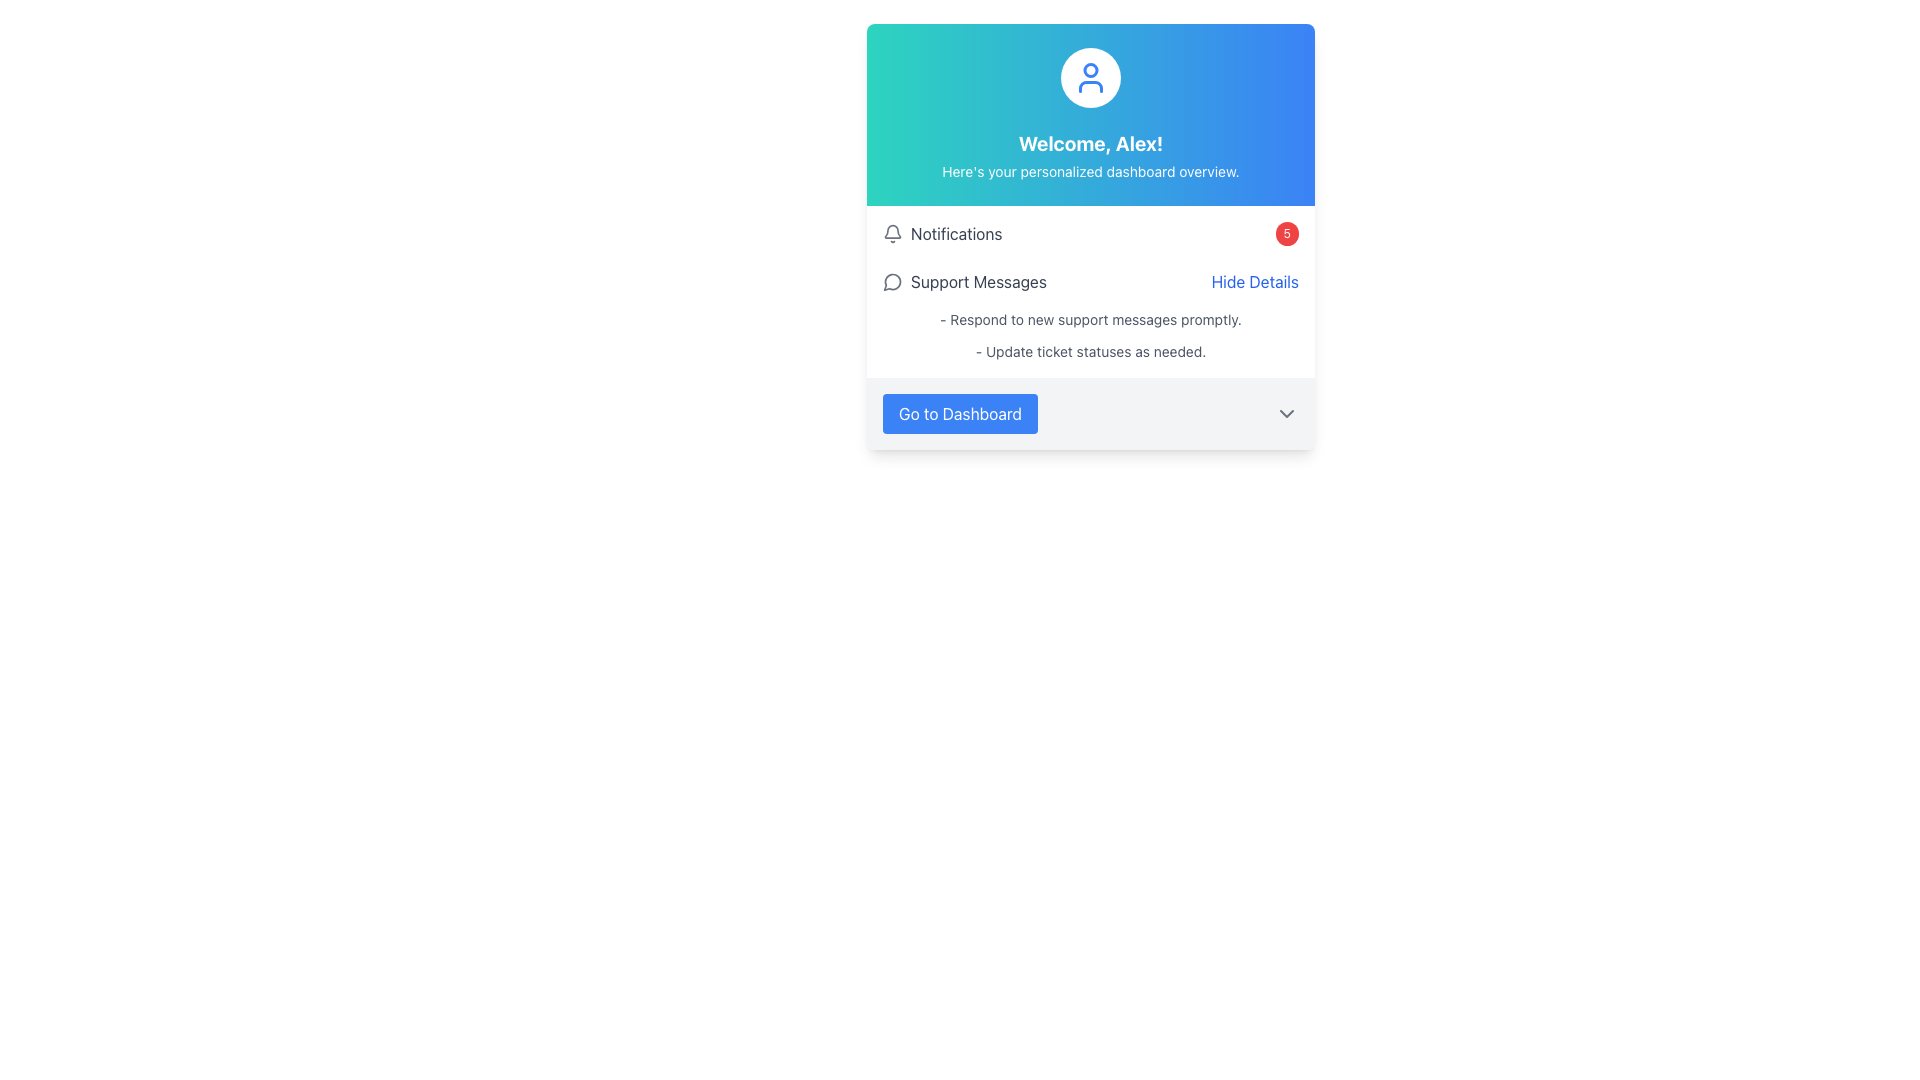 The height and width of the screenshot is (1080, 1920). What do you see at coordinates (1089, 69) in the screenshot?
I see `the circular user profile picture icon located at the top-center of the card element in the SVG graphic` at bounding box center [1089, 69].